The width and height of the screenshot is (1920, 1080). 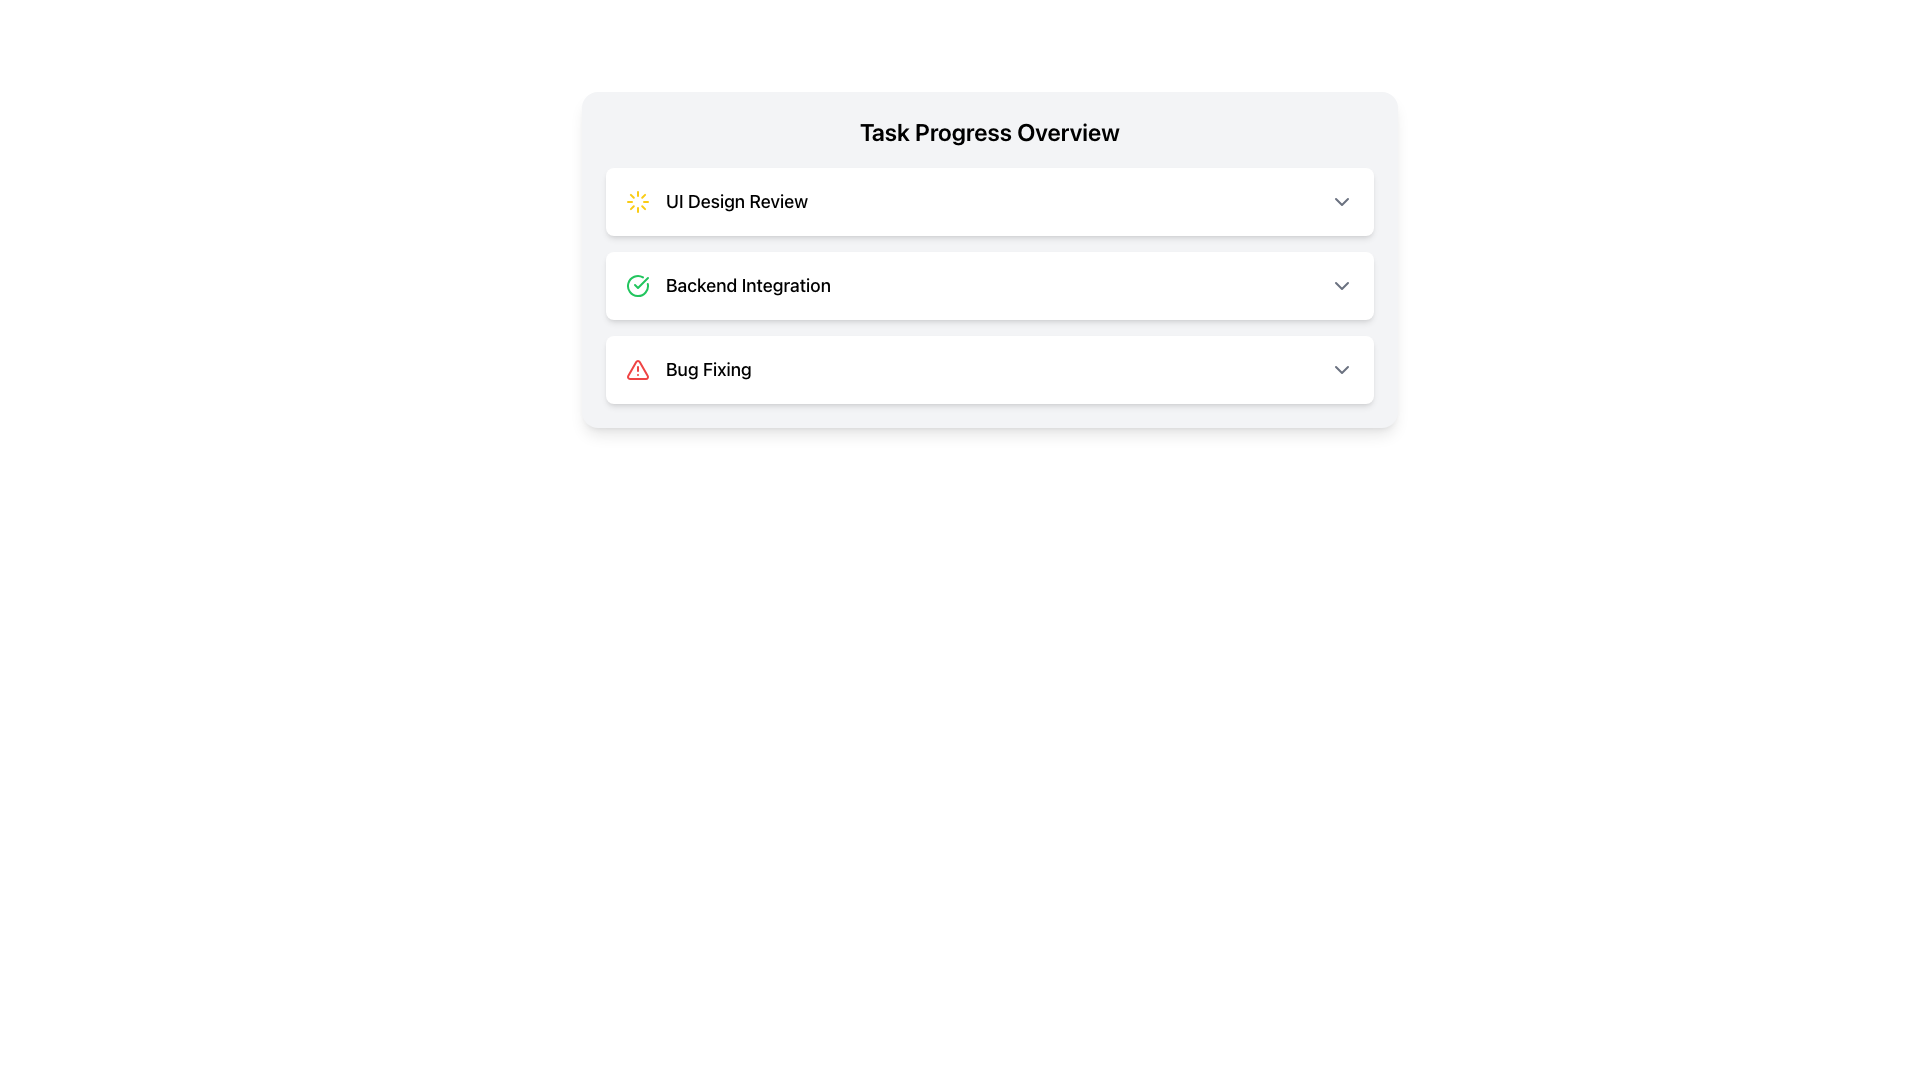 What do you see at coordinates (1342, 285) in the screenshot?
I see `the Dropdown trigger icon located on the far right of the 'Backend Integration' row in the 'Task Progress Overview' card to change its color` at bounding box center [1342, 285].